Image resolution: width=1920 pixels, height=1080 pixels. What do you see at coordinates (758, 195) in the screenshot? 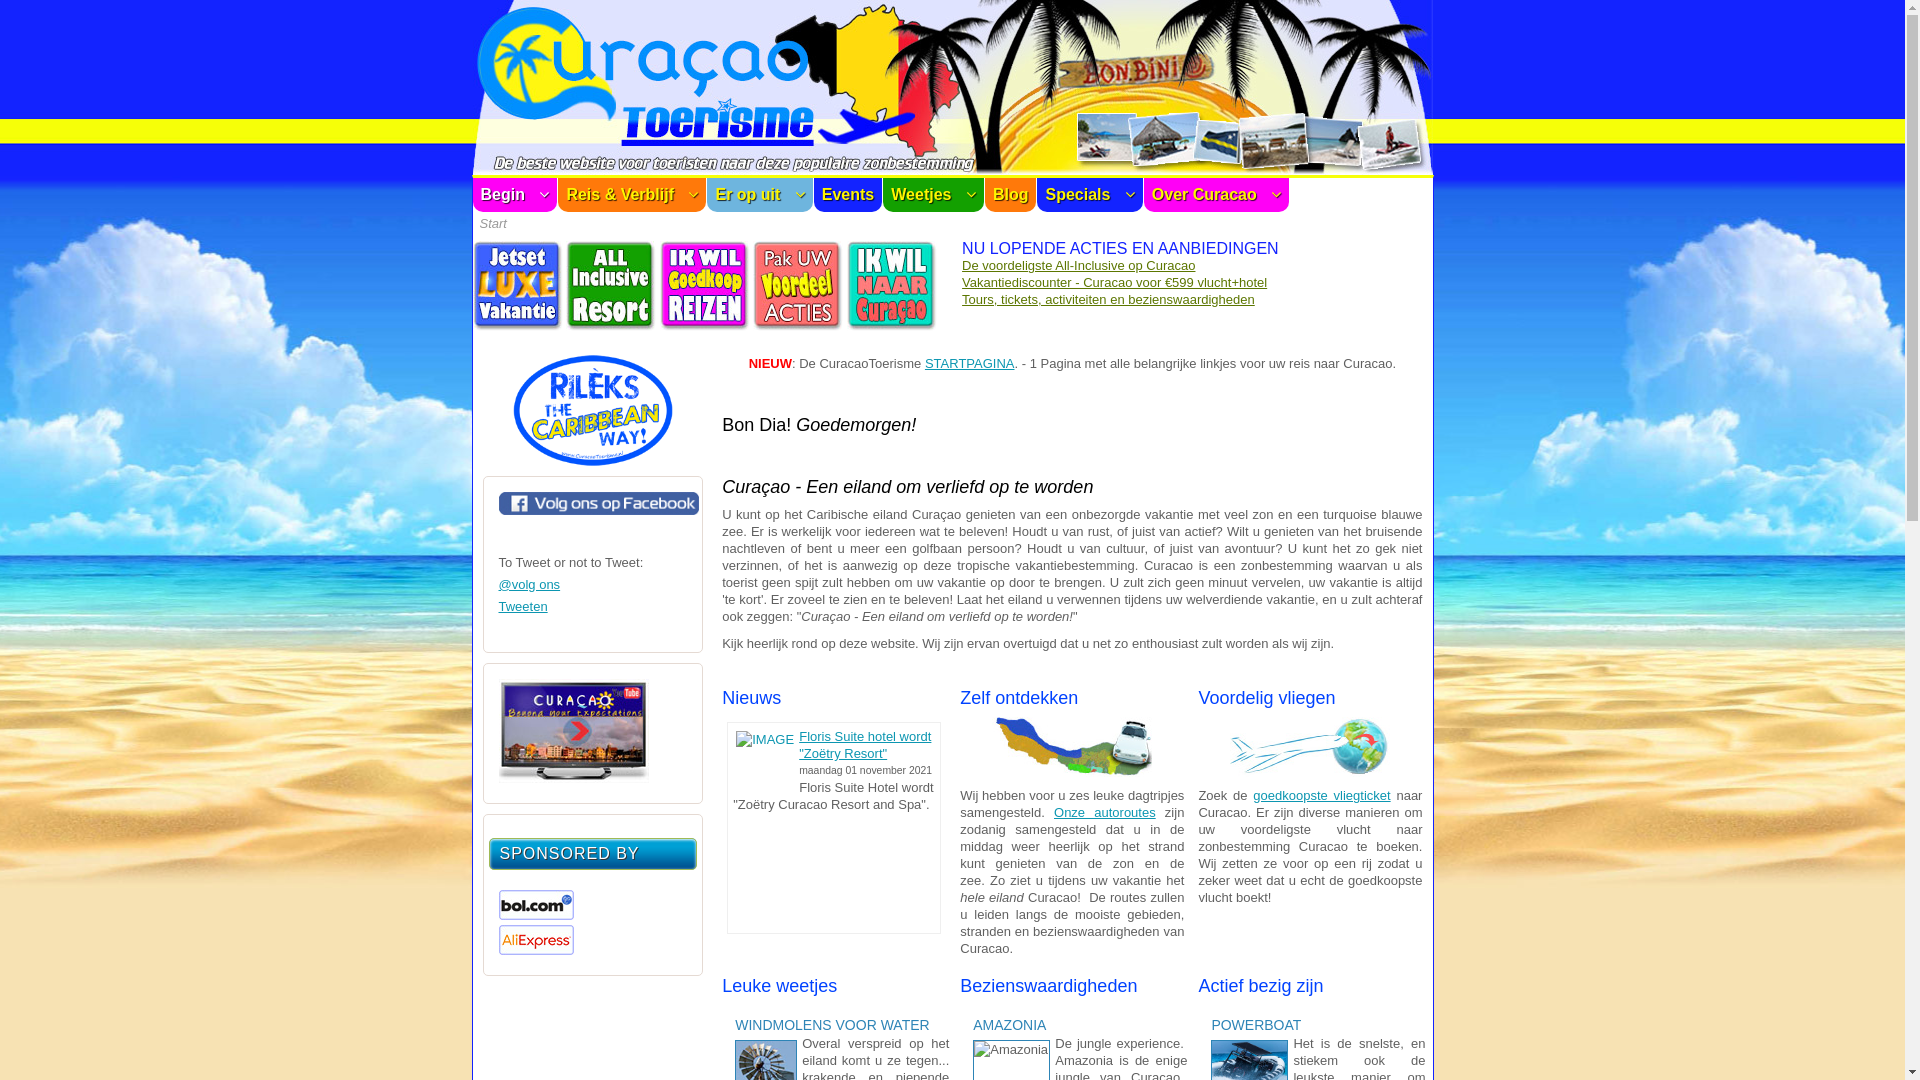
I see `'Er op uit'` at bounding box center [758, 195].